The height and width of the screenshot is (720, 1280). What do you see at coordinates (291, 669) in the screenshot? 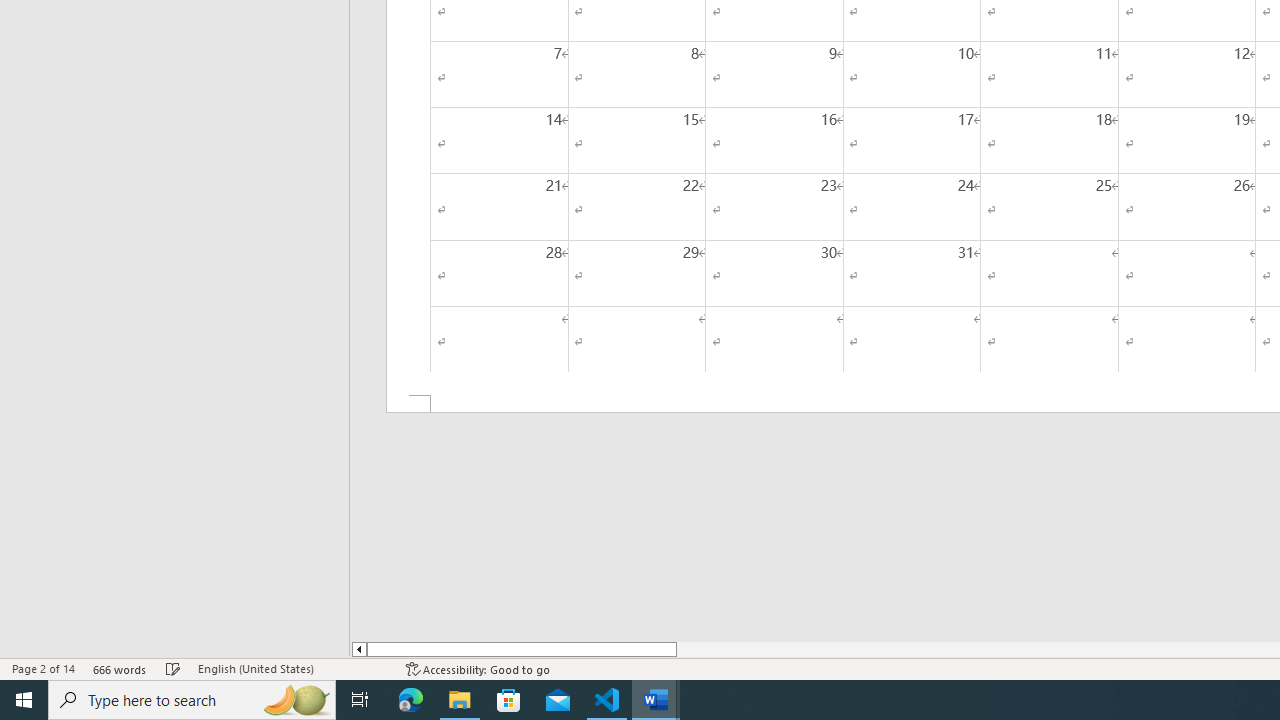
I see `'Language English (United States)'` at bounding box center [291, 669].